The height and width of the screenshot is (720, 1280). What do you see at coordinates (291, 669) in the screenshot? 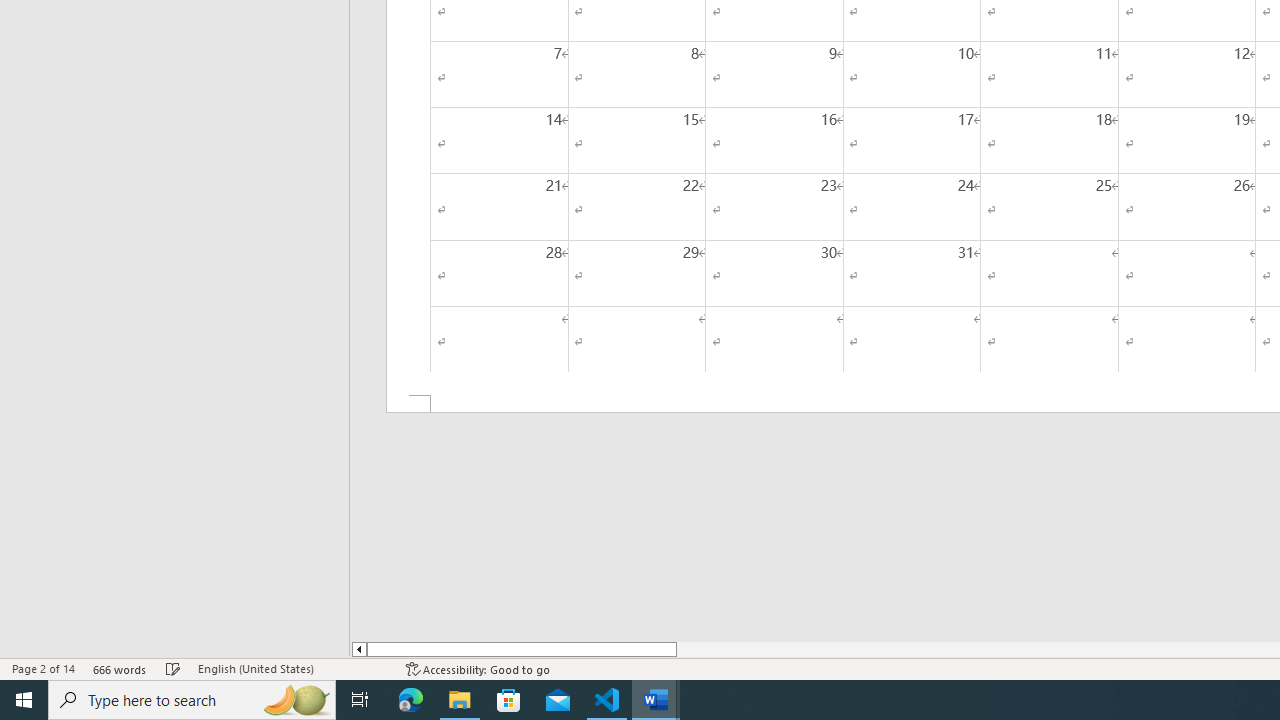
I see `'Language English (United States)'` at bounding box center [291, 669].